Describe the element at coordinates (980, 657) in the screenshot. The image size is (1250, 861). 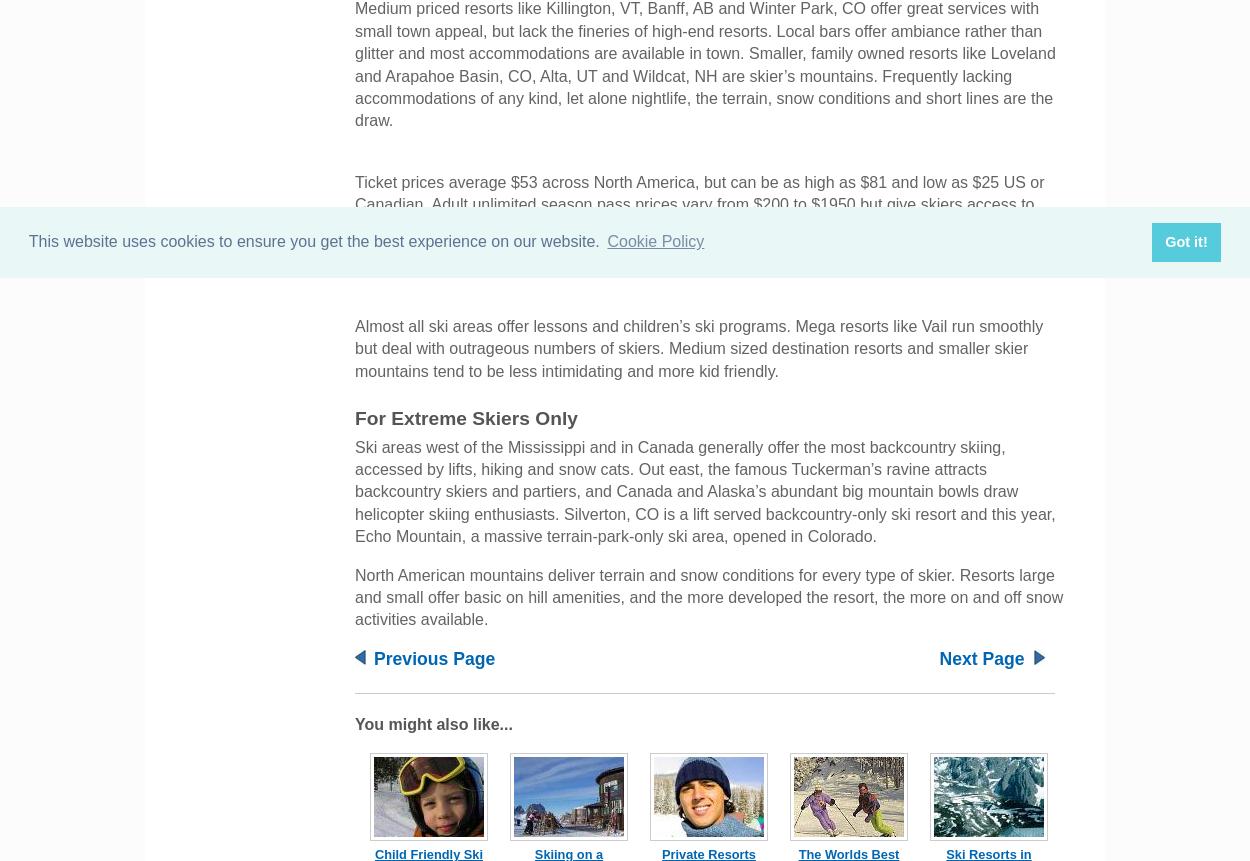
I see `'Next Page'` at that location.